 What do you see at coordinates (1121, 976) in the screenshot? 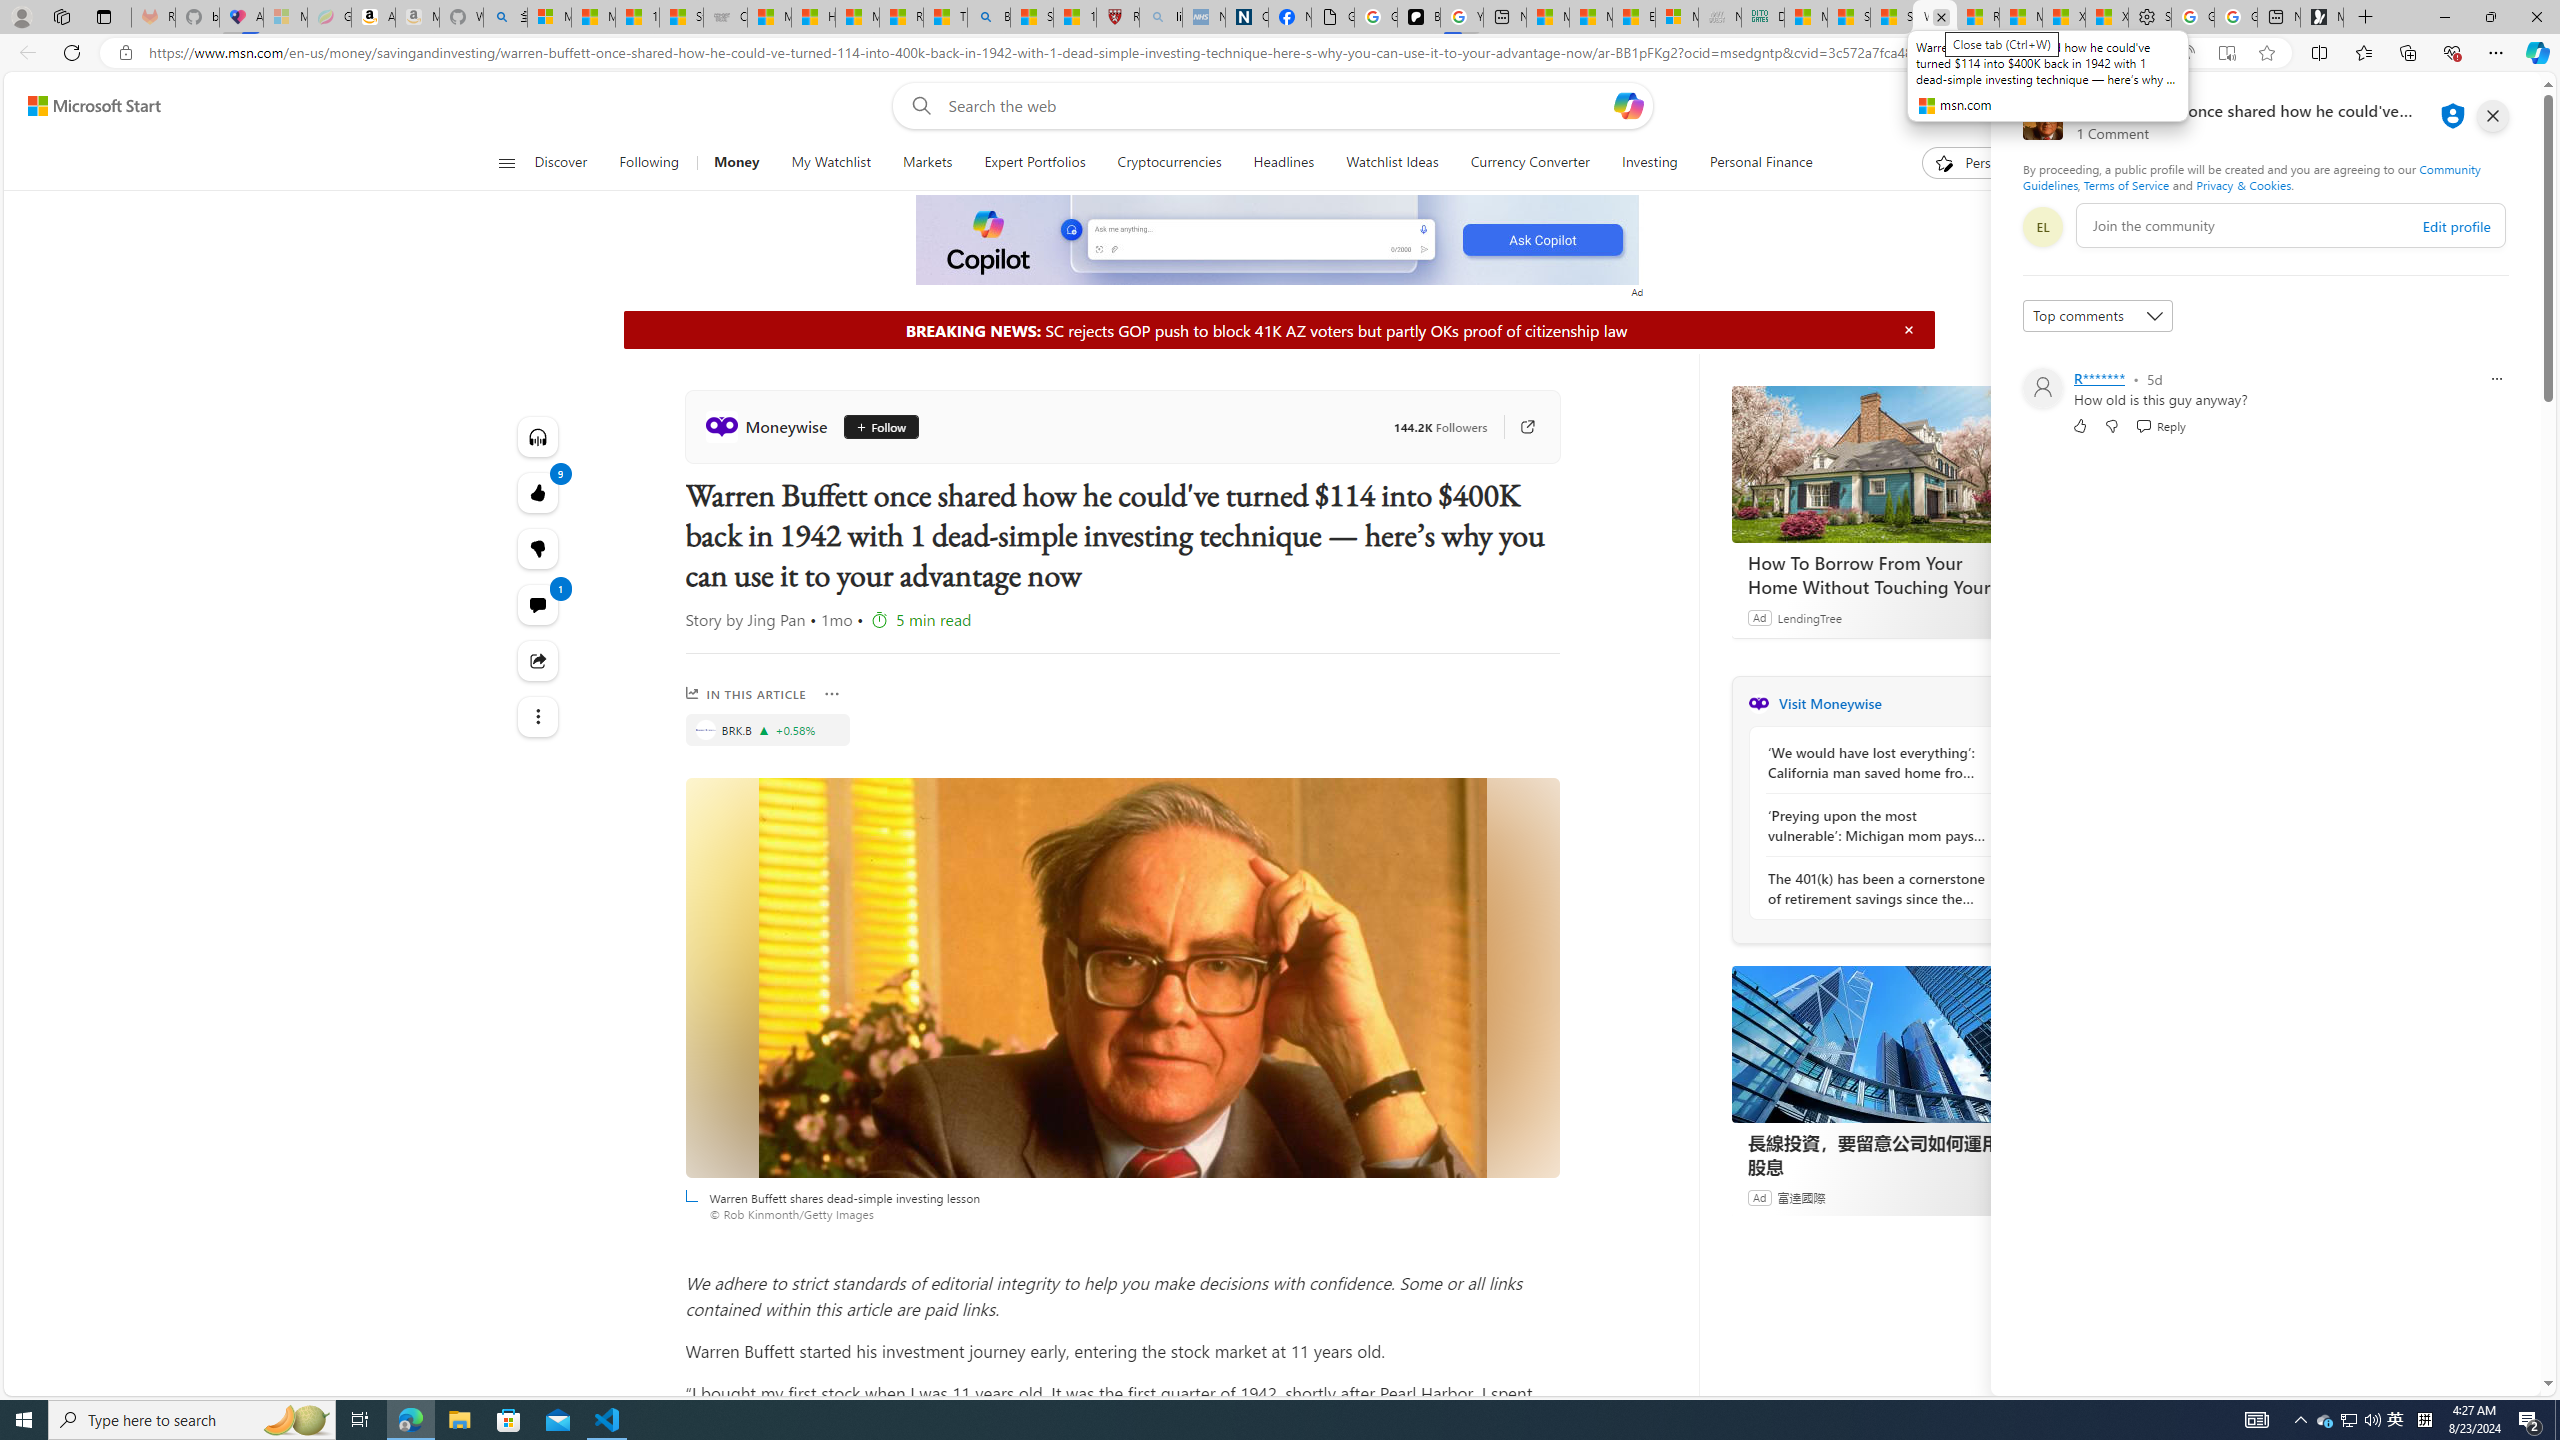
I see `'Warren Buffett shares dead-simple investing lesson'` at bounding box center [1121, 976].